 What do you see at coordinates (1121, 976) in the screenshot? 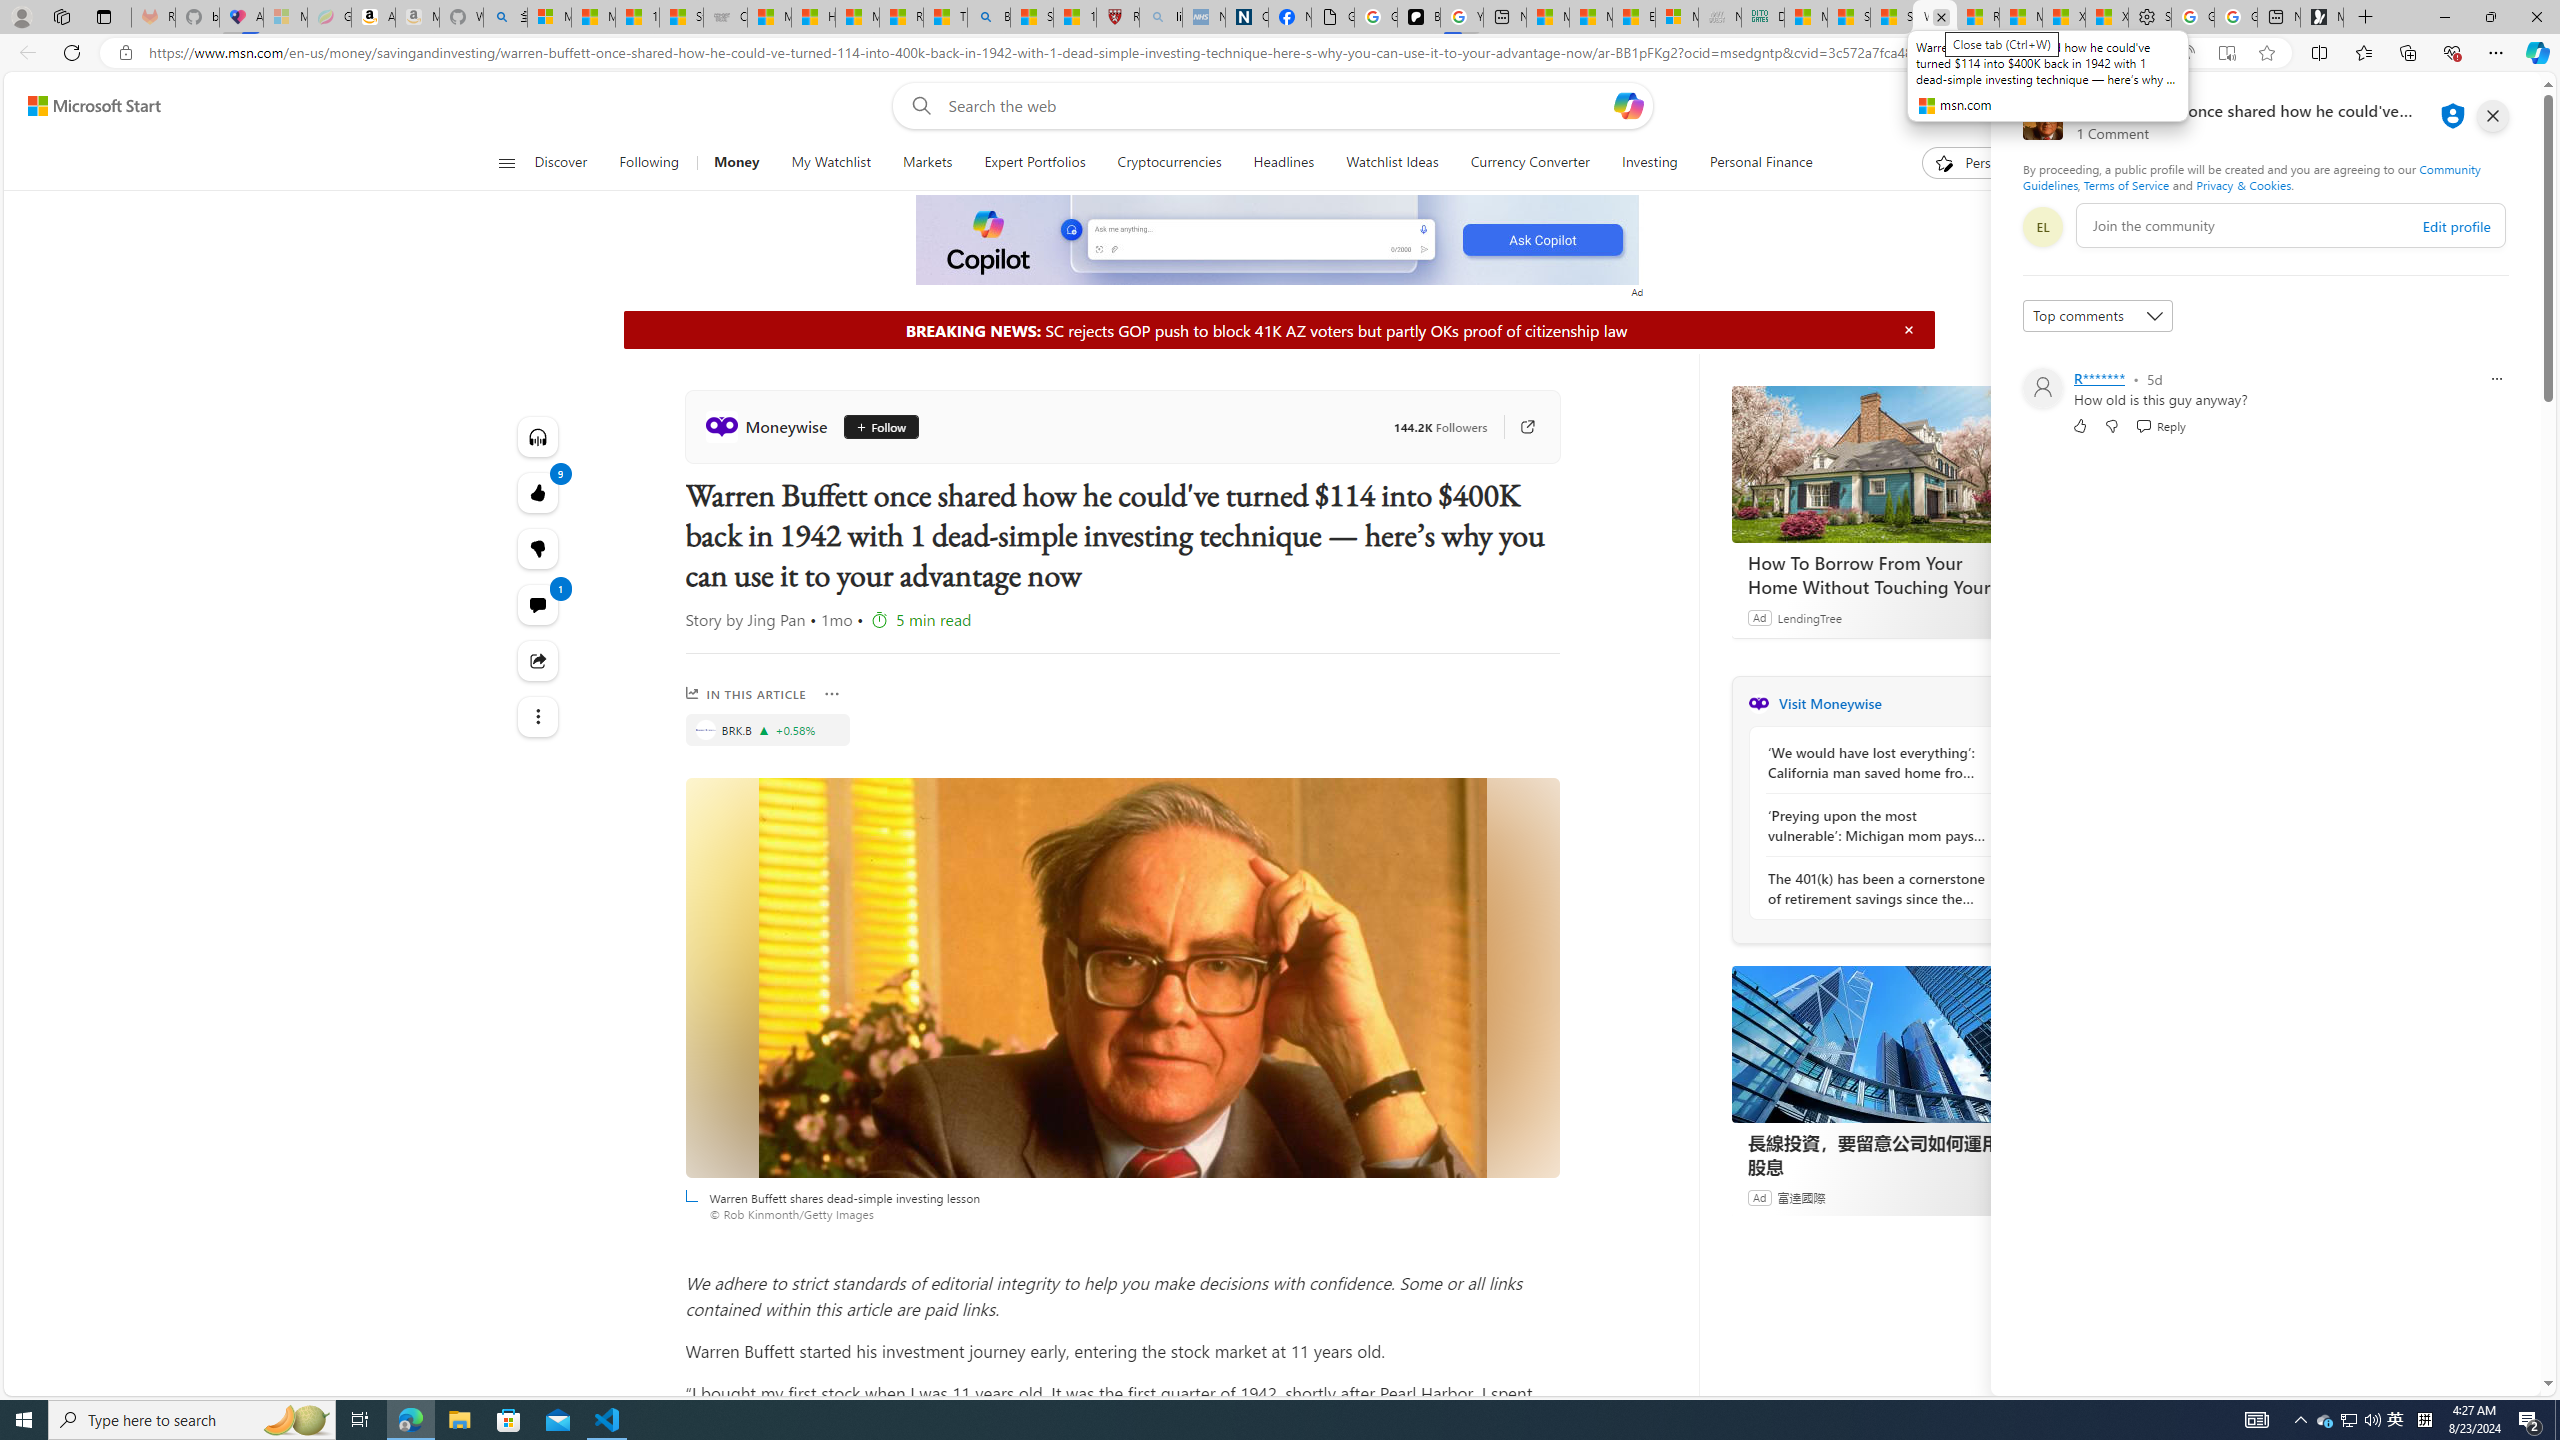
I see `'Warren Buffett shares dead-simple investing lesson'` at bounding box center [1121, 976].